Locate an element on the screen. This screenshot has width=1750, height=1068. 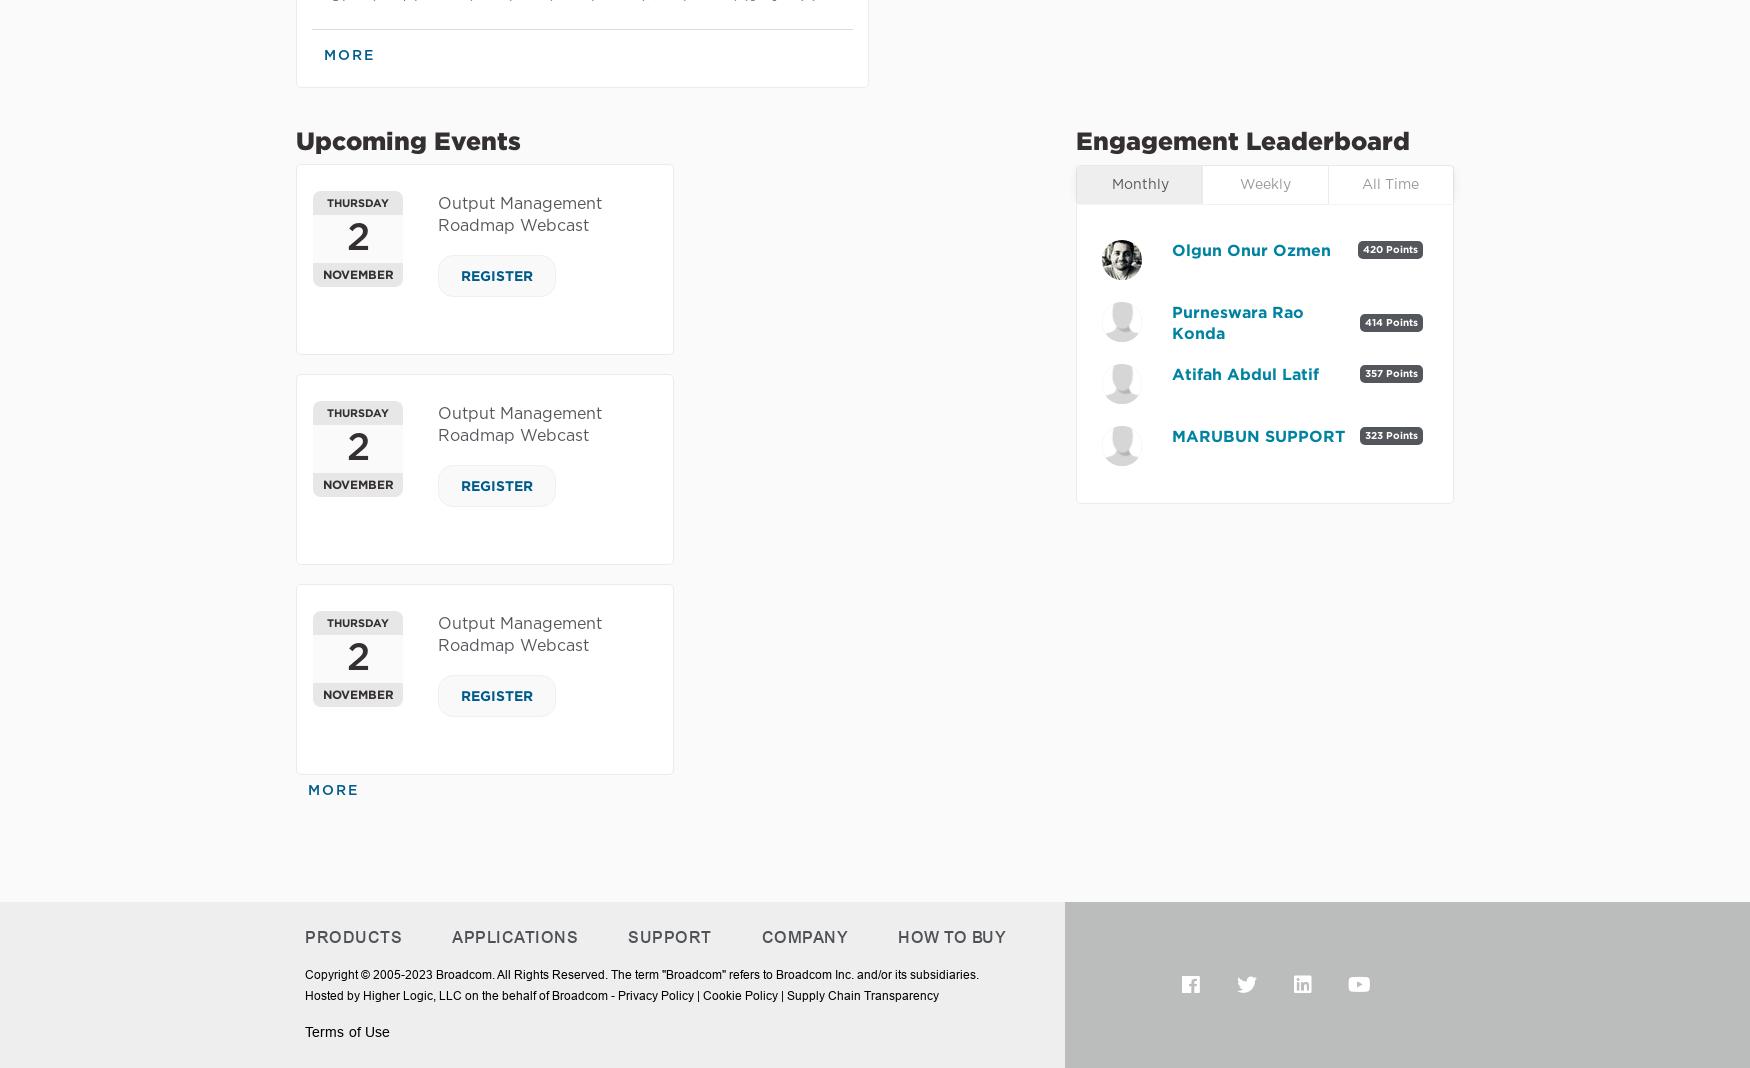
'Company' is located at coordinates (803, 936).